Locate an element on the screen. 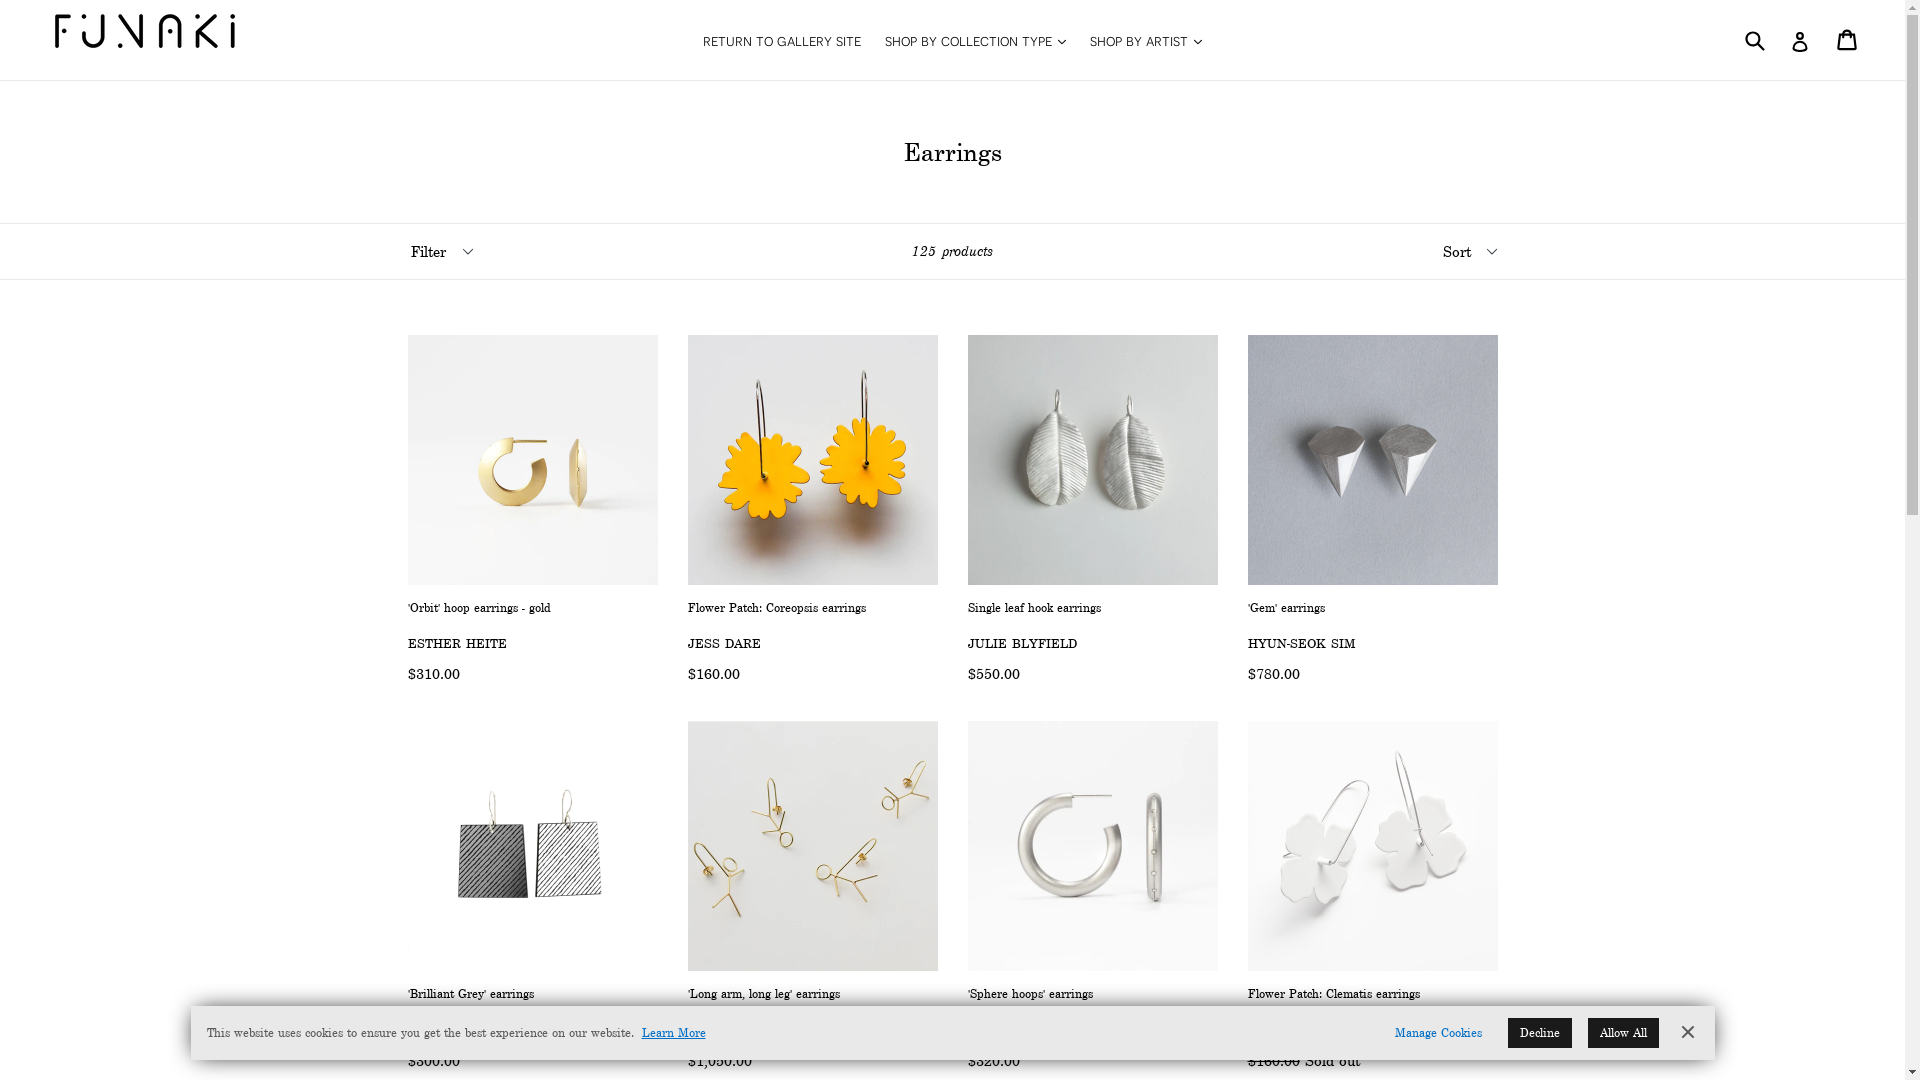 This screenshot has width=1920, height=1080. 'Decline' is located at coordinates (1539, 1033).